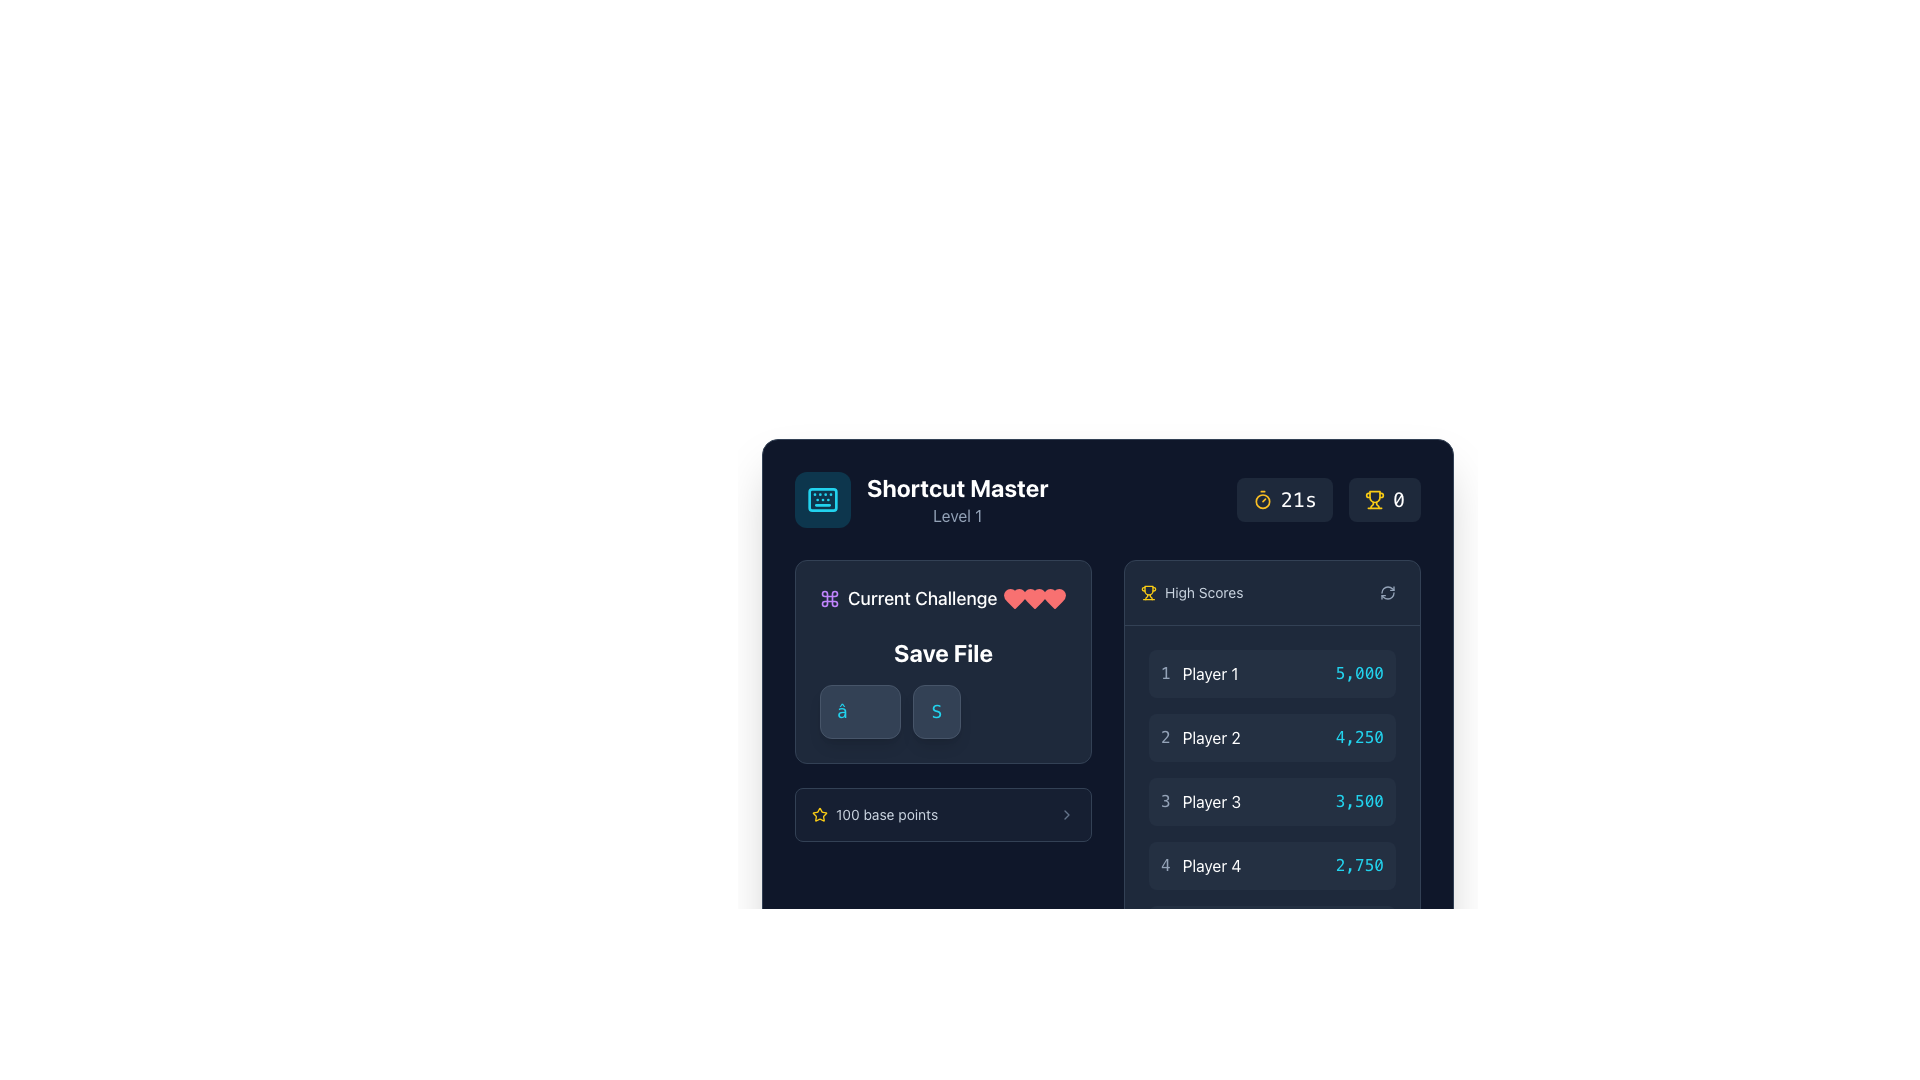 Image resolution: width=1920 pixels, height=1080 pixels. What do you see at coordinates (1200, 865) in the screenshot?
I see `the text label displaying the fourth-ranked player's details in the 'High Scores' list to associate it with the neighboring score information` at bounding box center [1200, 865].